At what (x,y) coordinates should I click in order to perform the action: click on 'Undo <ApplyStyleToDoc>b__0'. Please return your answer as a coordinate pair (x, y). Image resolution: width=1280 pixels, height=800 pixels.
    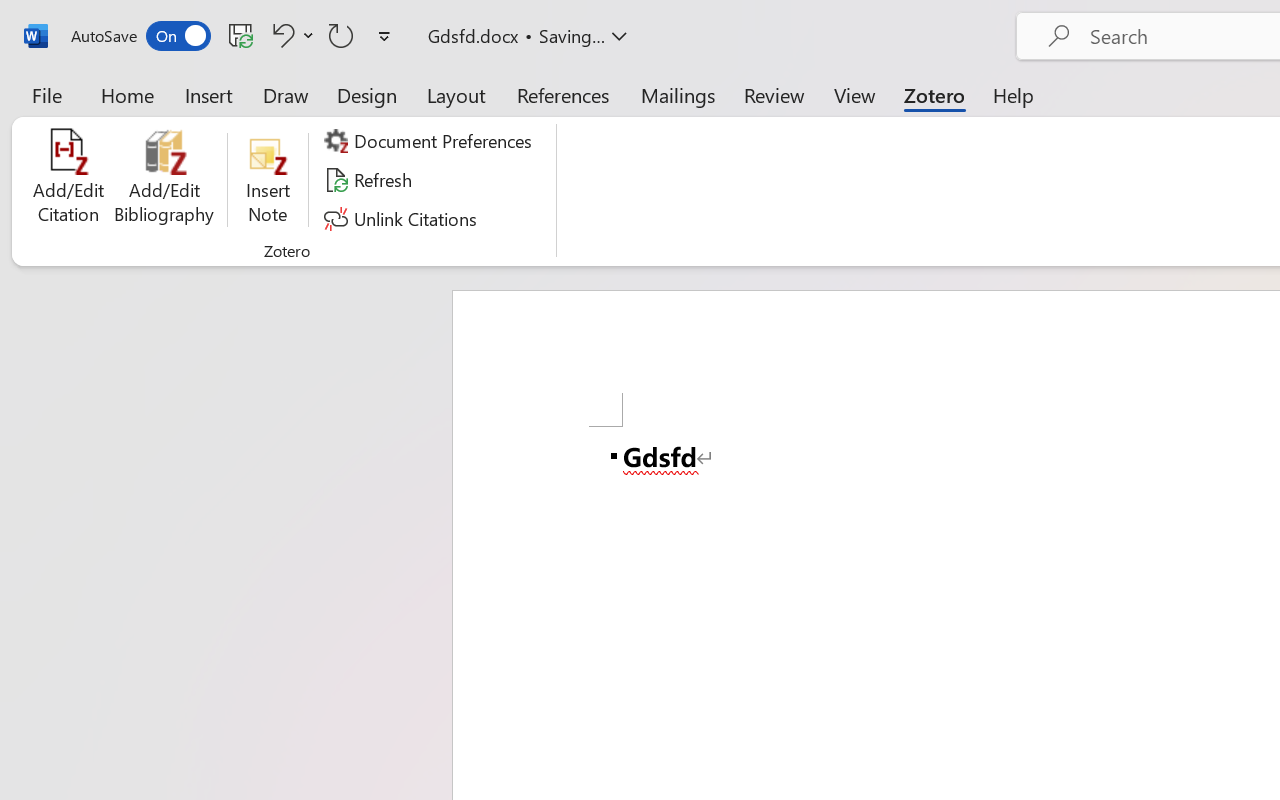
    Looking at the image, I should click on (289, 34).